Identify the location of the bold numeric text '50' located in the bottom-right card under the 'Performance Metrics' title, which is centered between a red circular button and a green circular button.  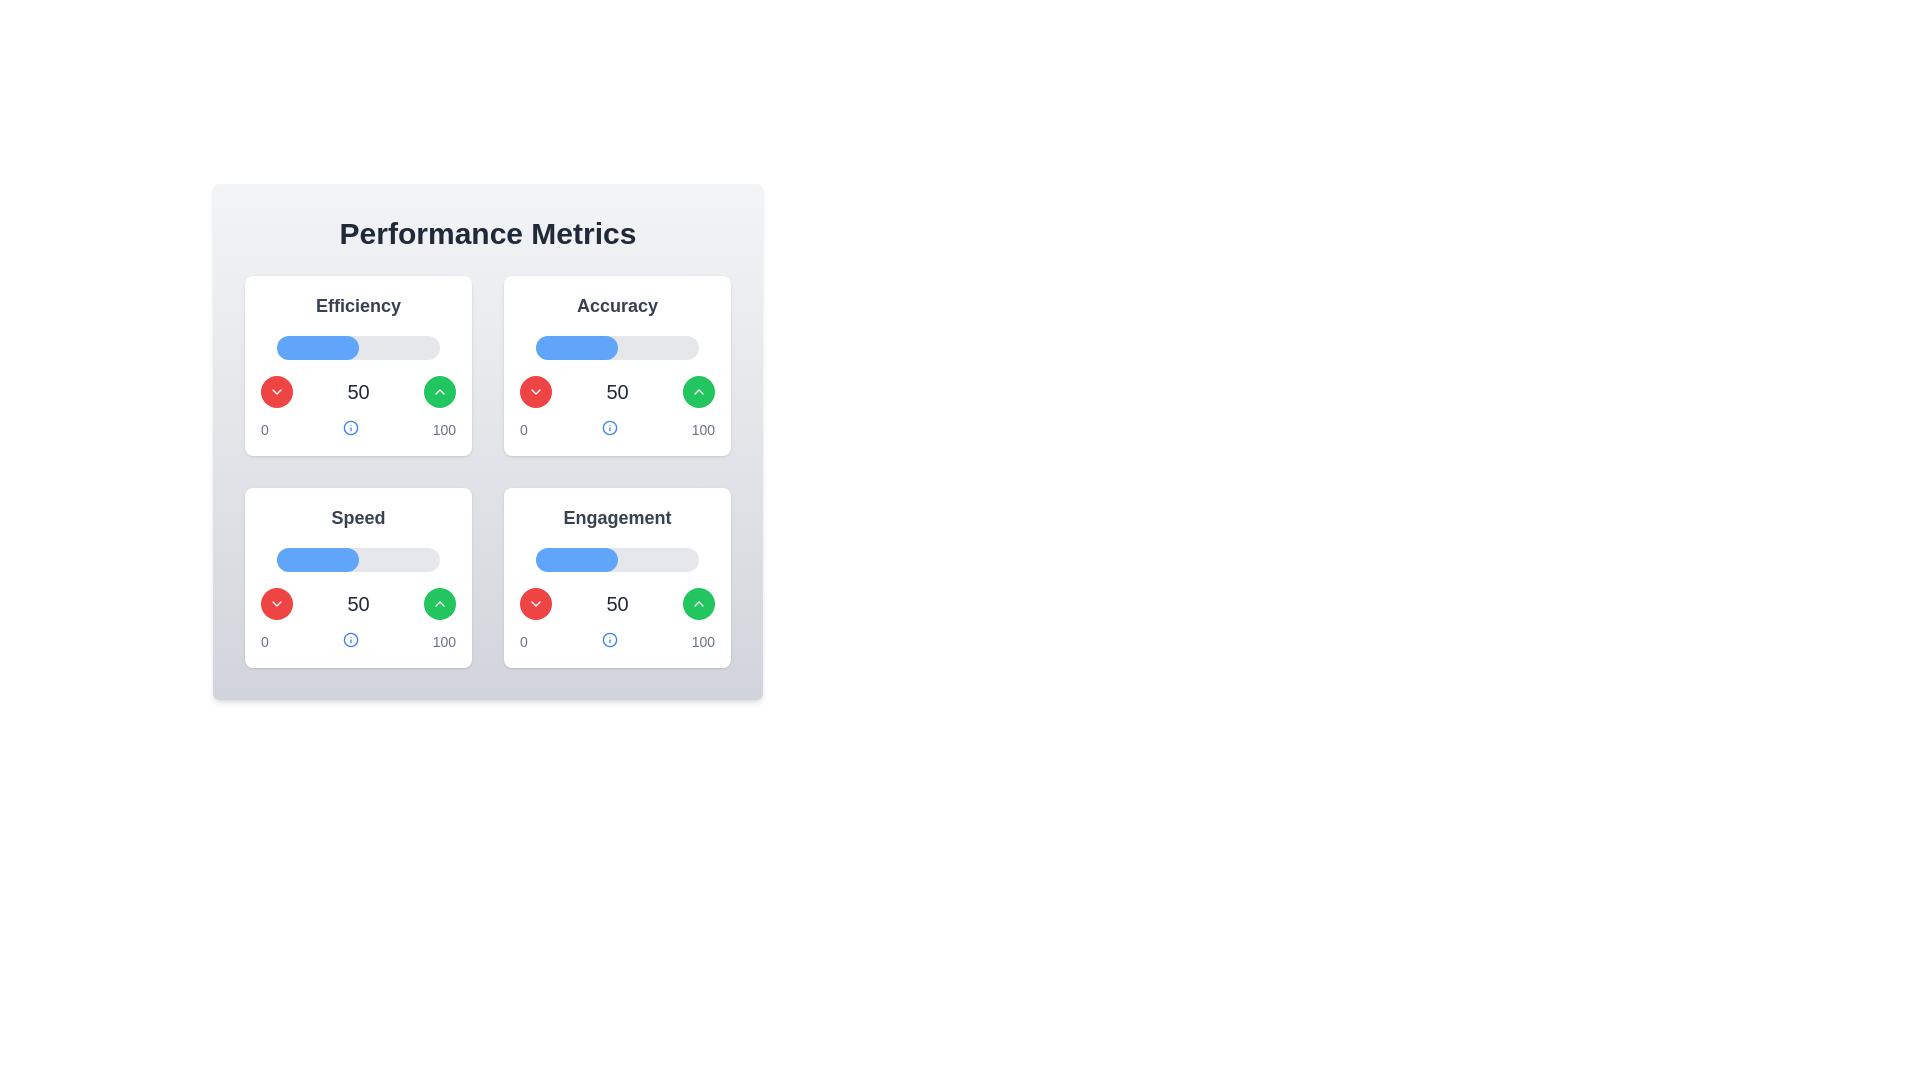
(616, 603).